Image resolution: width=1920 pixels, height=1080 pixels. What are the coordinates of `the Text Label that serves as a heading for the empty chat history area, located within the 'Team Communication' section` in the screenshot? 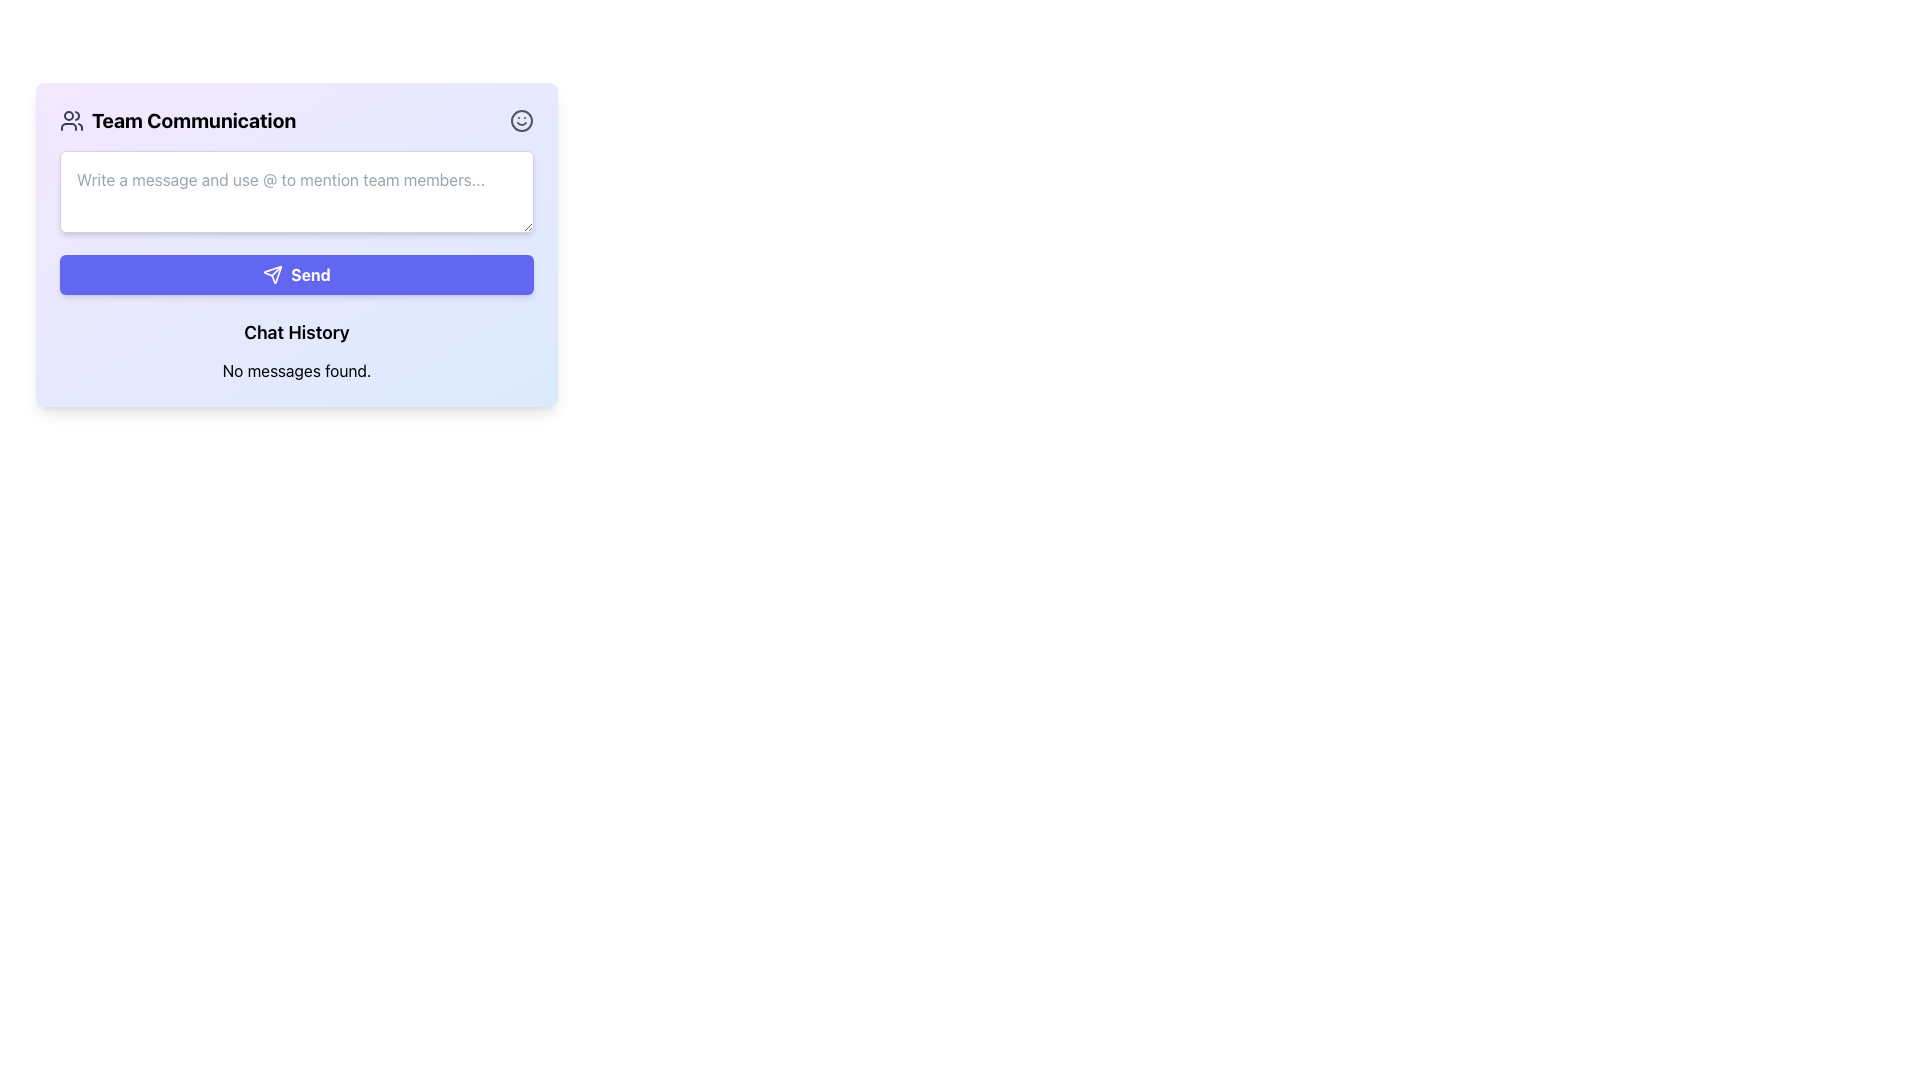 It's located at (296, 331).